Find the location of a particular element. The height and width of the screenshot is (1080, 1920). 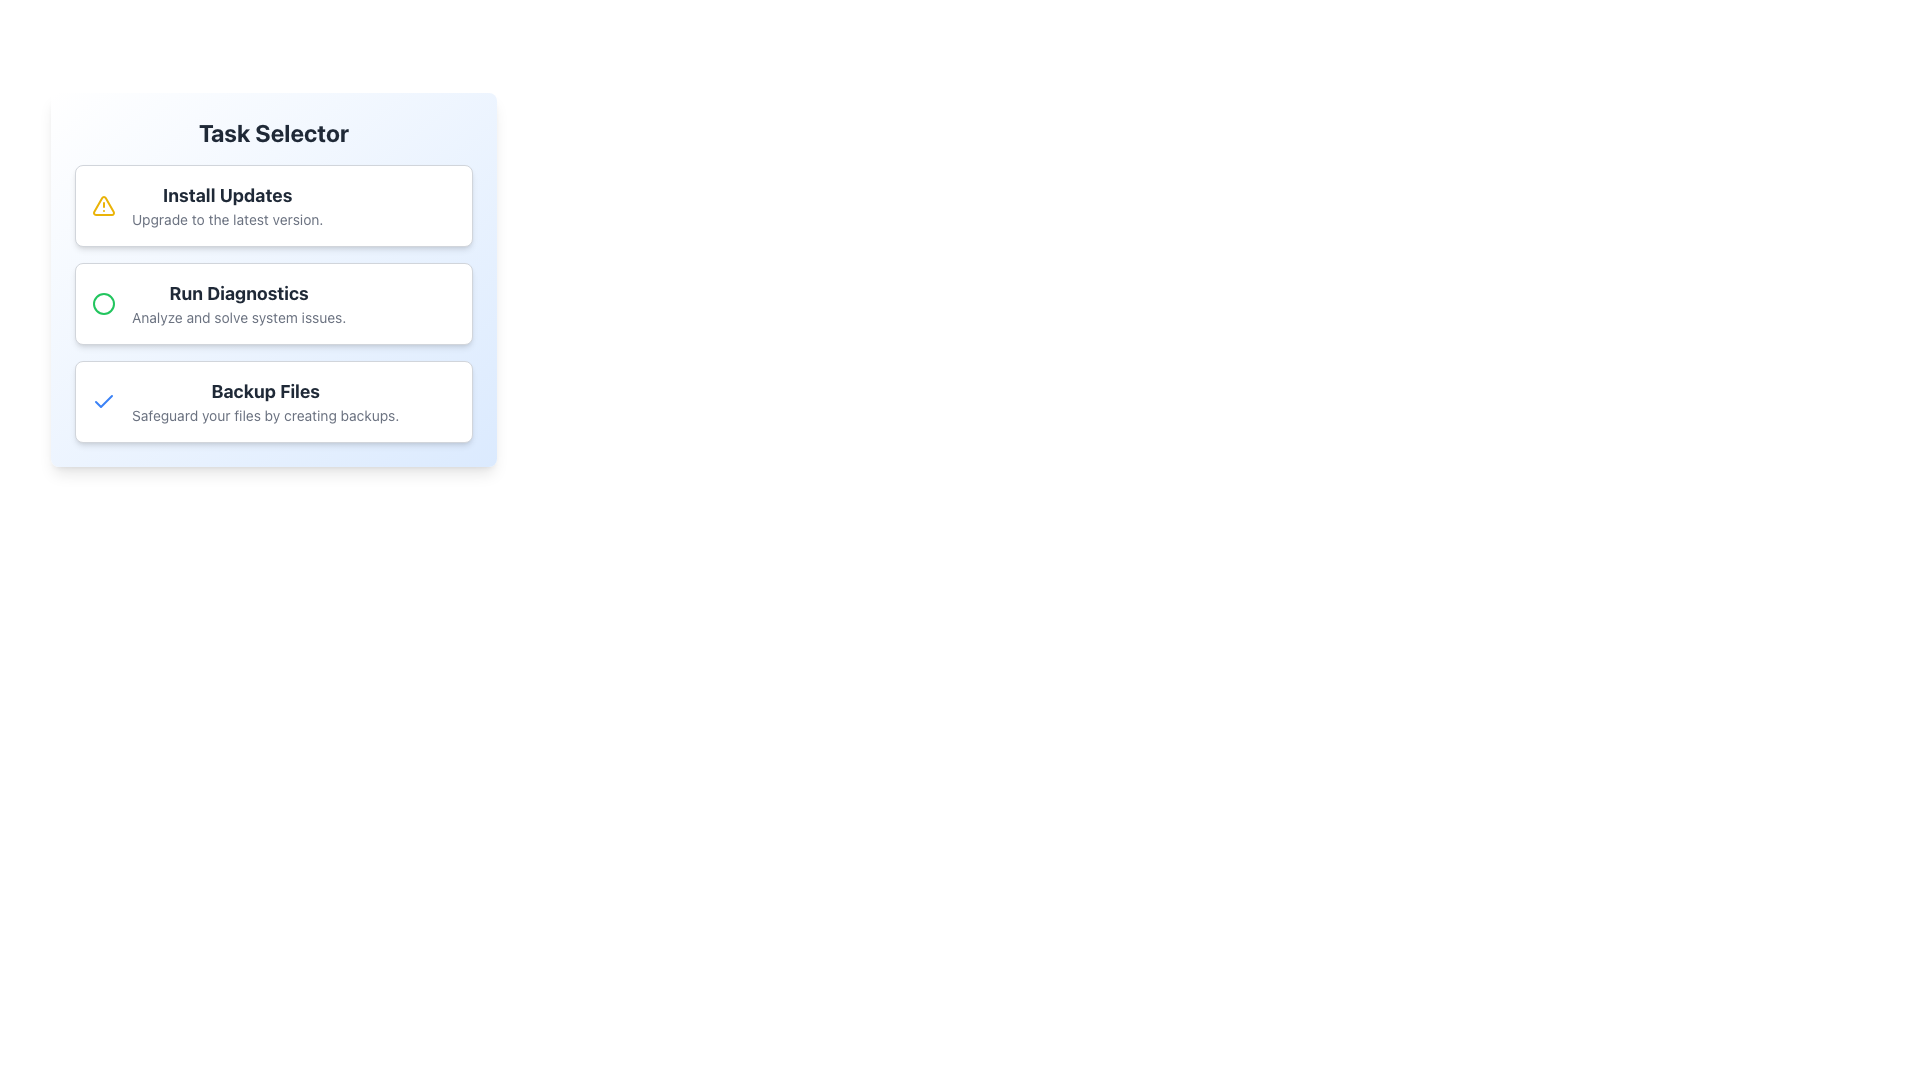

to select the 'Run Diagnostics' option, which is the second item in the vertically aligned list under the 'Task Selector' header, styled with bold text and a description below it is located at coordinates (239, 304).